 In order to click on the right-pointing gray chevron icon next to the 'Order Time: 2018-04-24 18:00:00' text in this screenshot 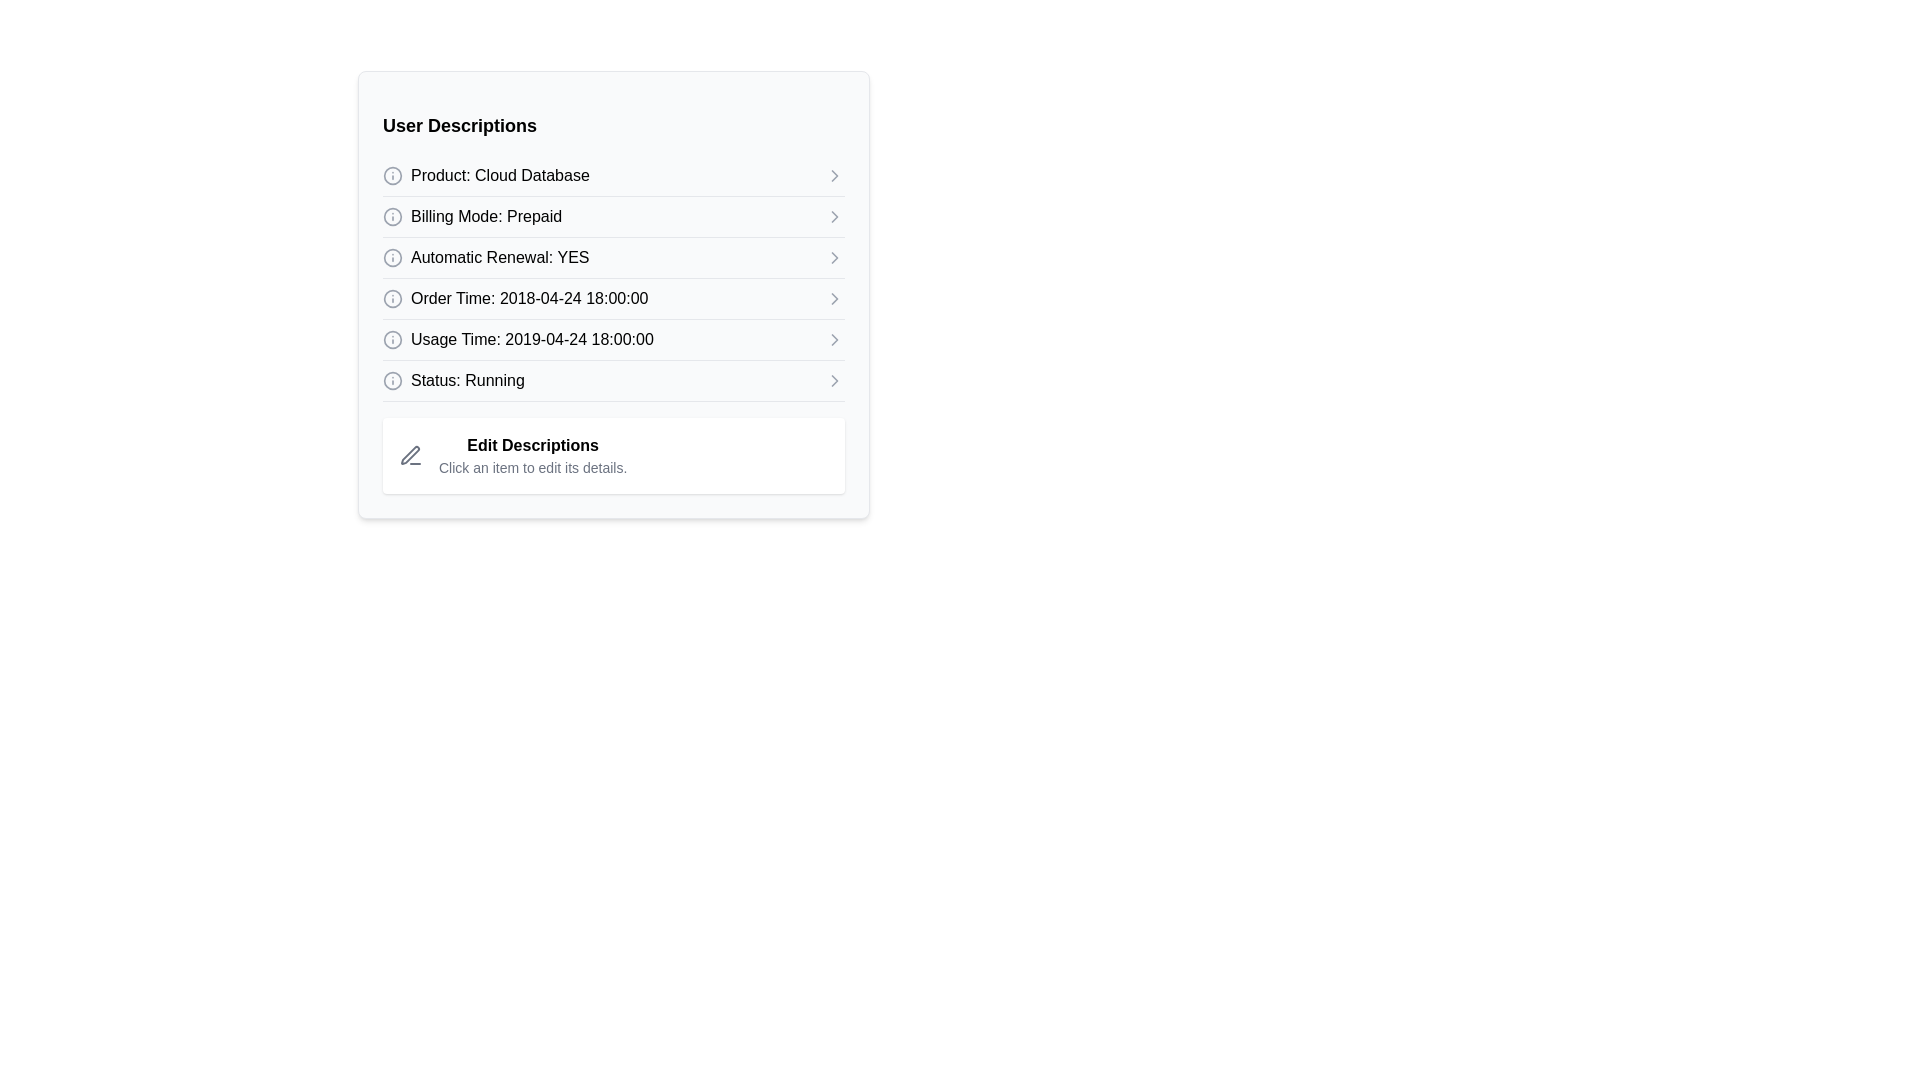, I will do `click(835, 299)`.